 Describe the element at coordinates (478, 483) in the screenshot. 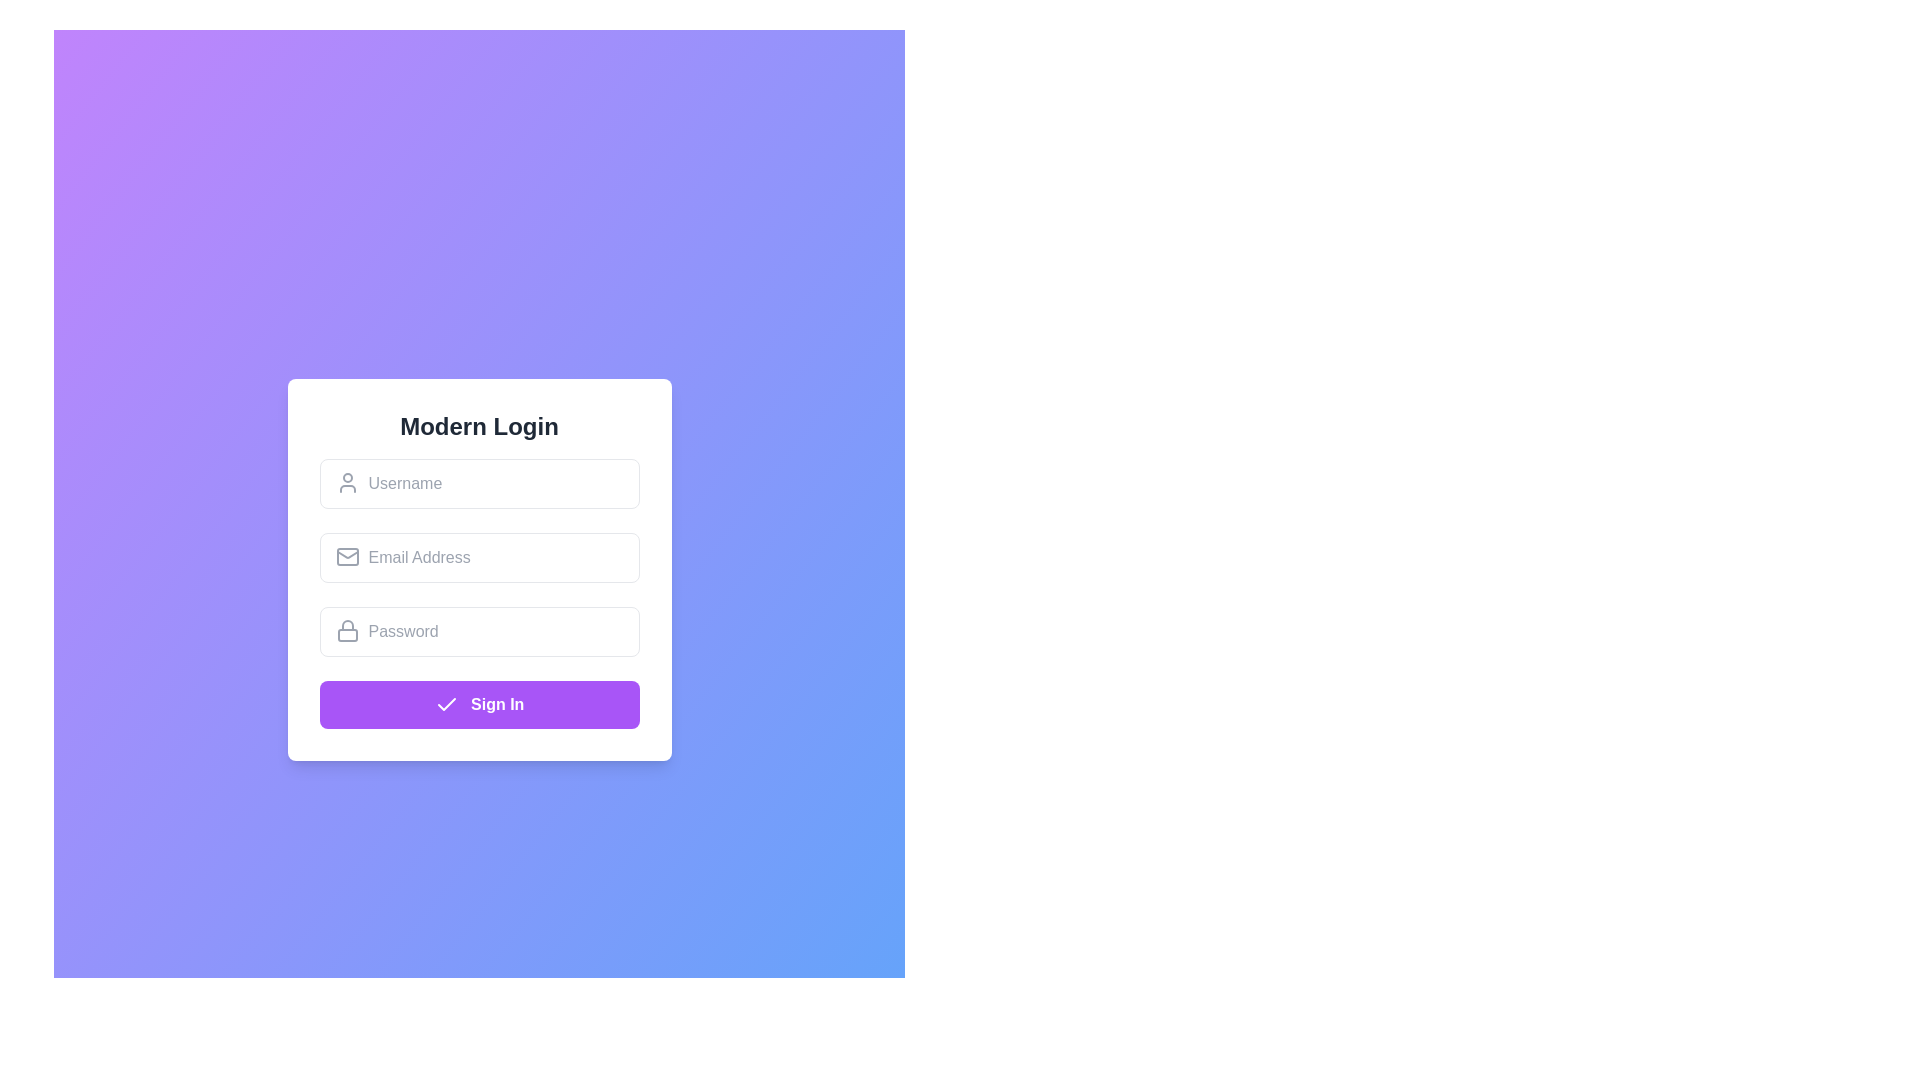

I see `the username text input field directly under the 'Modern Login' heading by tabbing to it for accessibility purposes` at that location.